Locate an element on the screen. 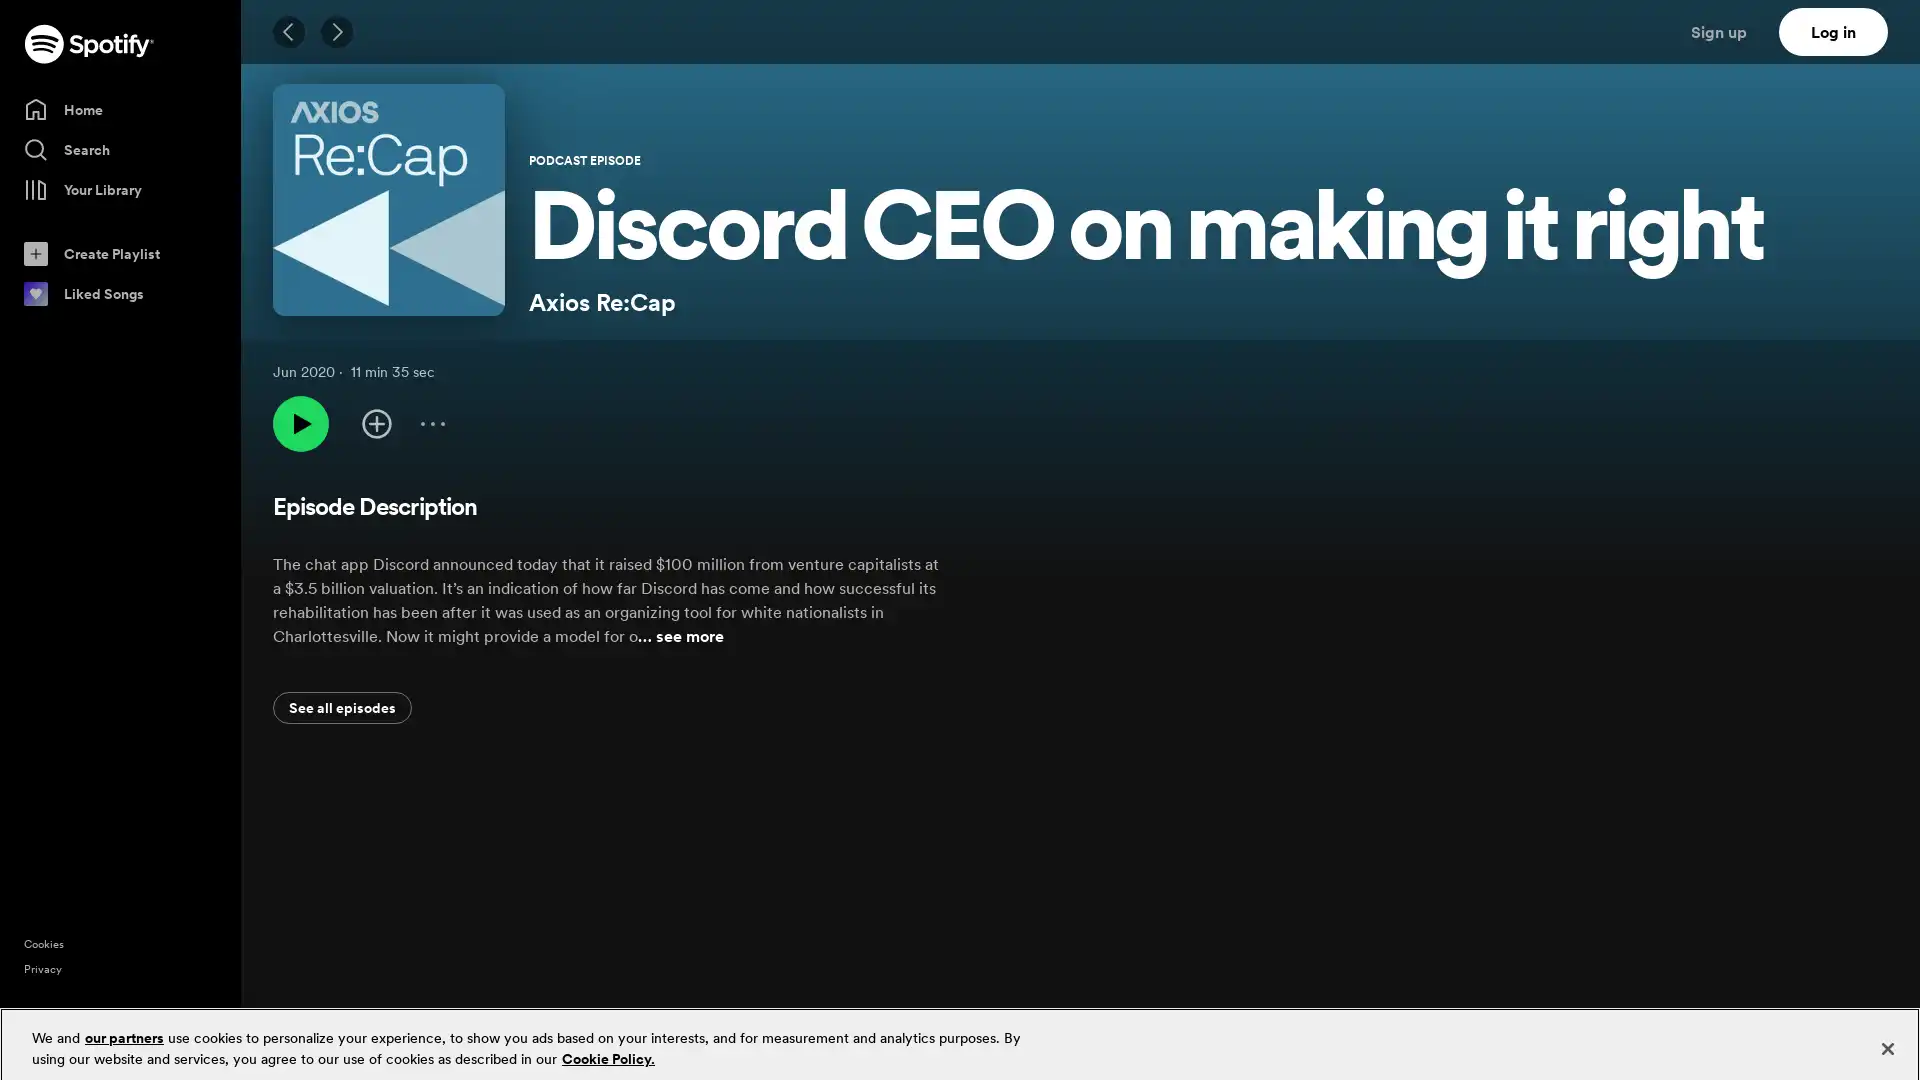 Image resolution: width=1920 pixels, height=1080 pixels. Sign up free is located at coordinates (1819, 1048).